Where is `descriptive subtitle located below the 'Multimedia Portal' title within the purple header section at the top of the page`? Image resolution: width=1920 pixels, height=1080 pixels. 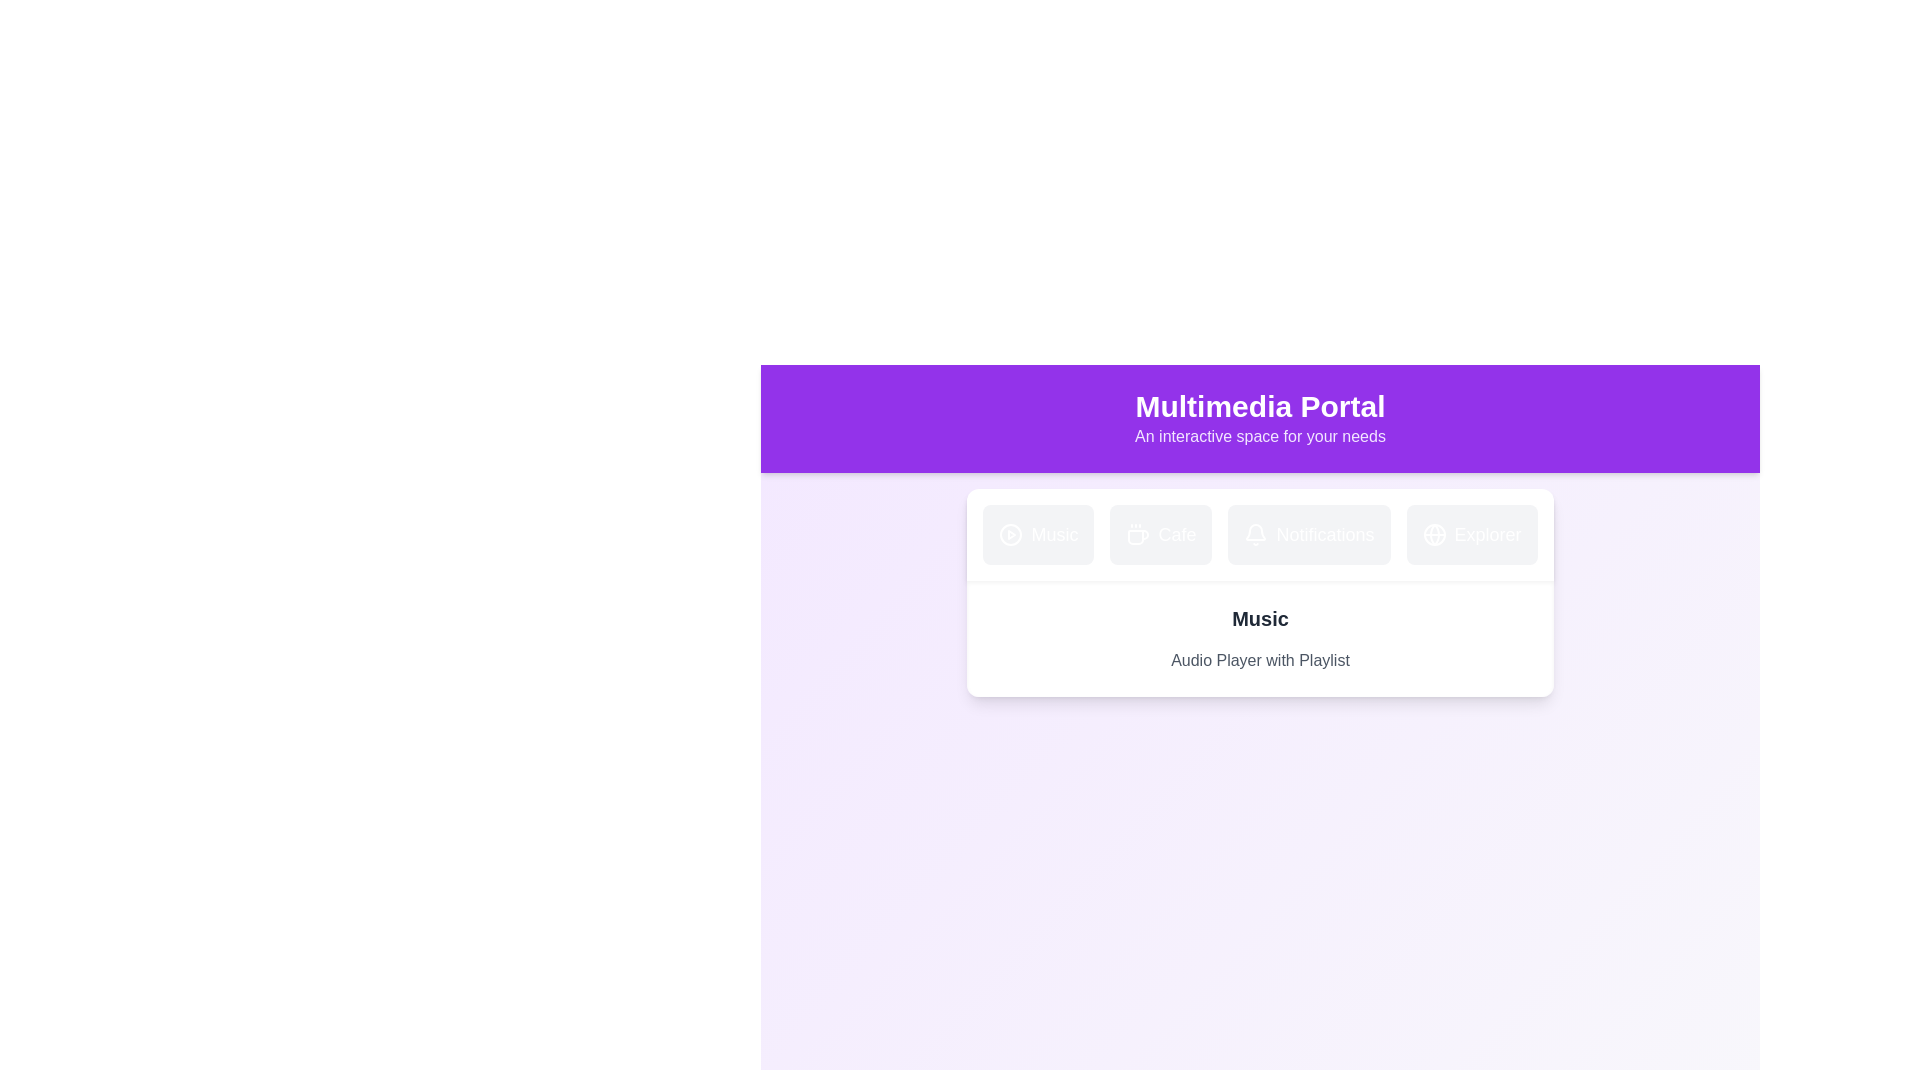 descriptive subtitle located below the 'Multimedia Portal' title within the purple header section at the top of the page is located at coordinates (1259, 435).